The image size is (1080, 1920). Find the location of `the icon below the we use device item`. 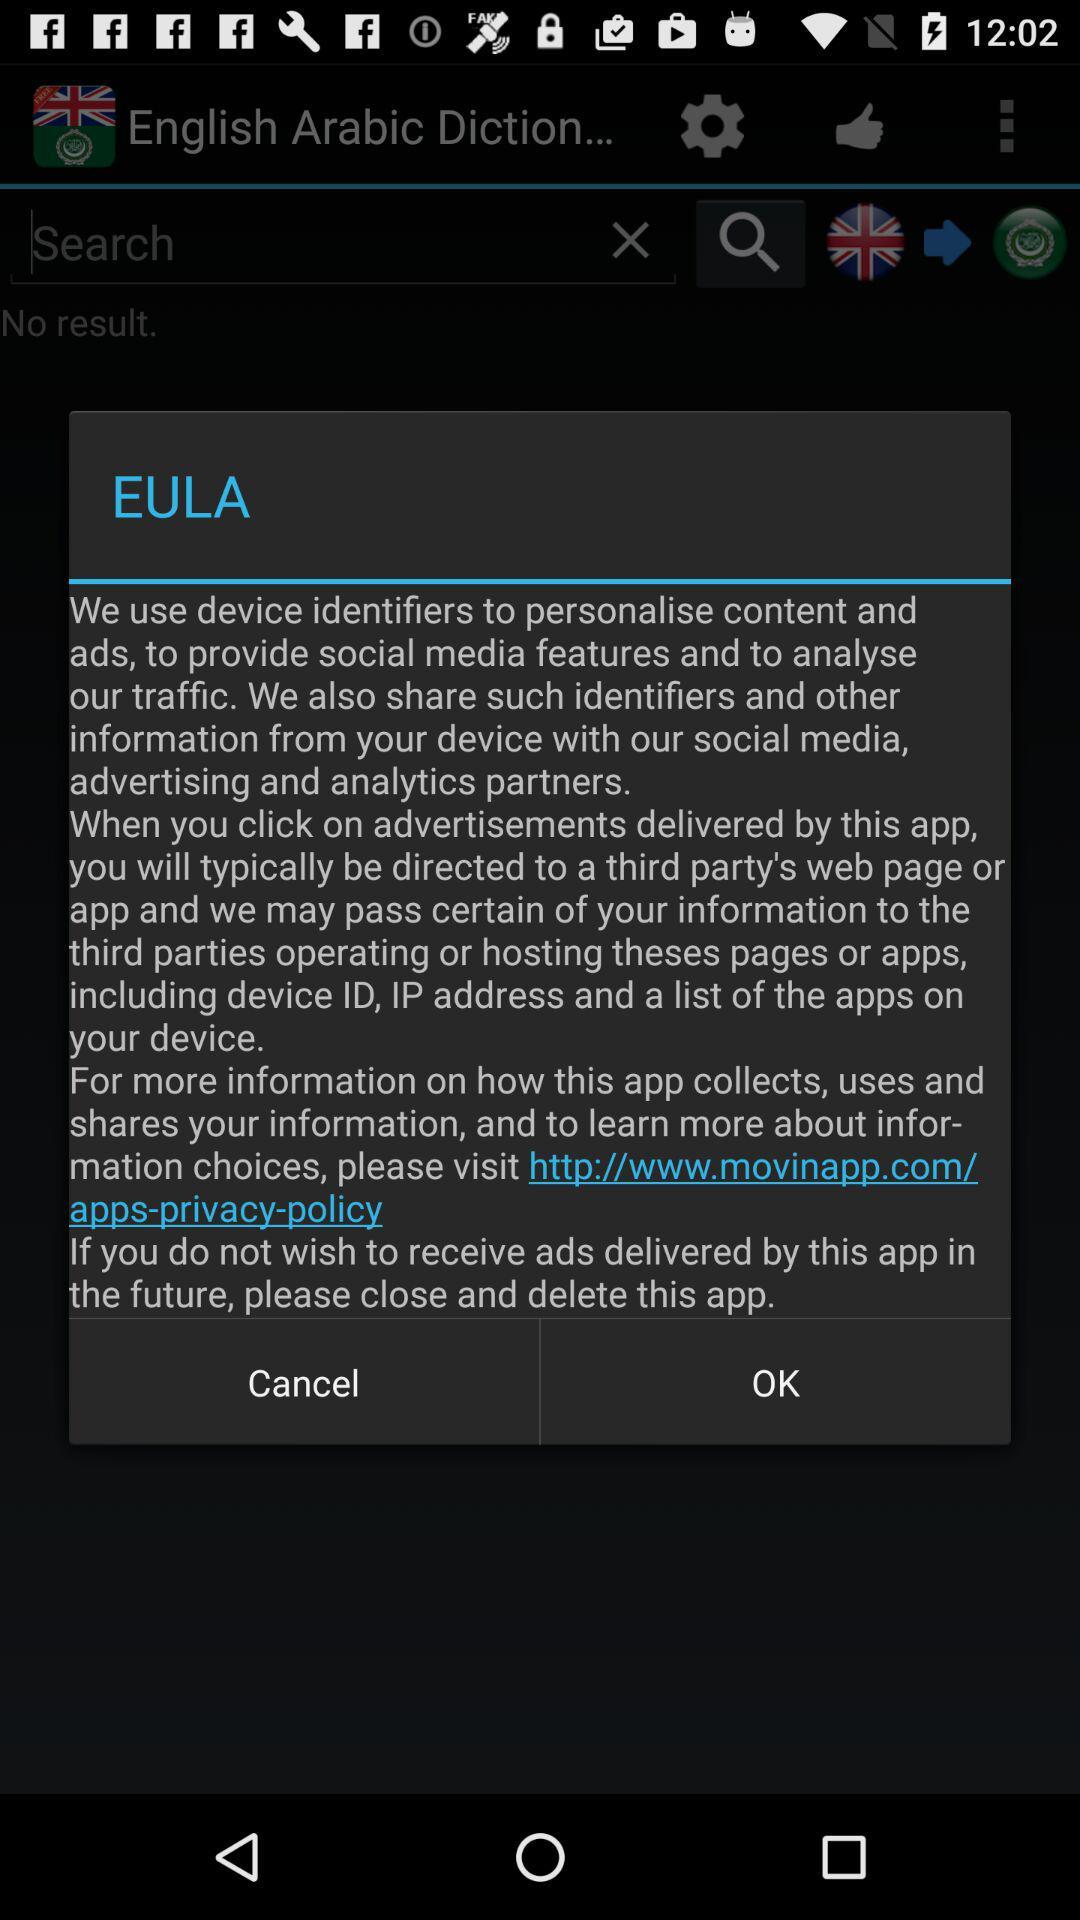

the icon below the we use device item is located at coordinates (774, 1381).